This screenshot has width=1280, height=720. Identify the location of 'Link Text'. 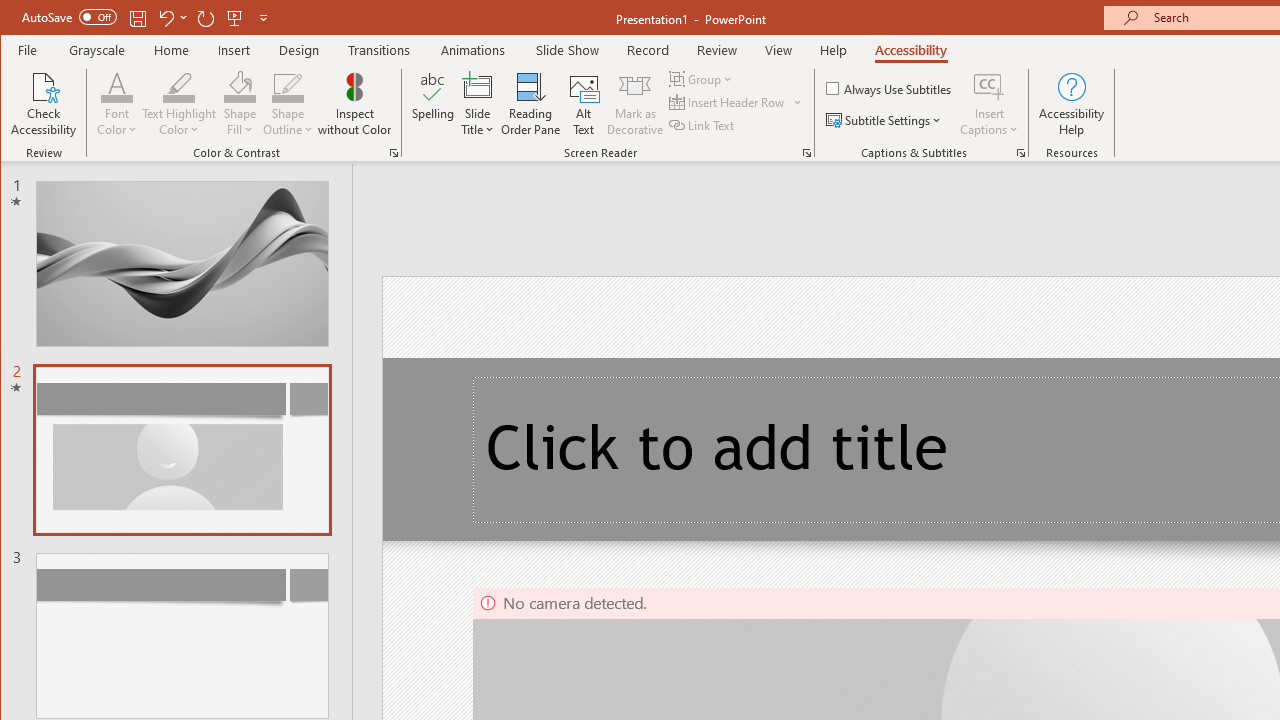
(703, 125).